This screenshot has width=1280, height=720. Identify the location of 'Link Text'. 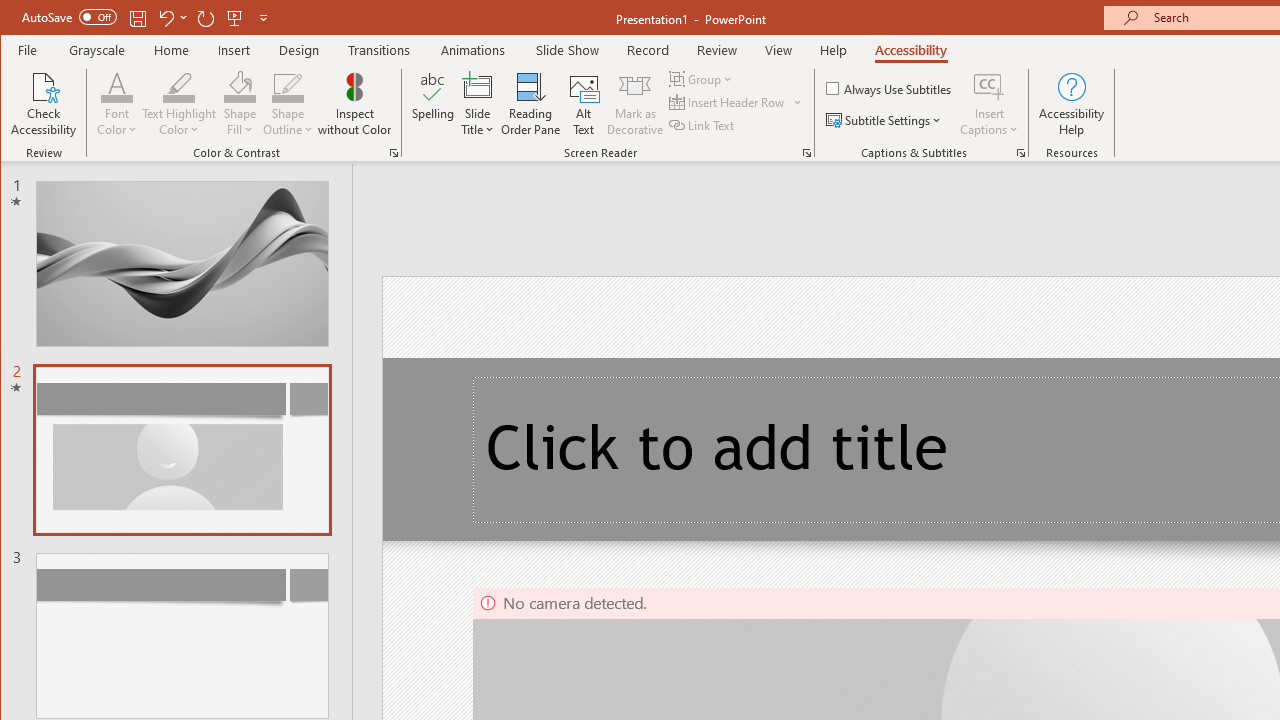
(703, 125).